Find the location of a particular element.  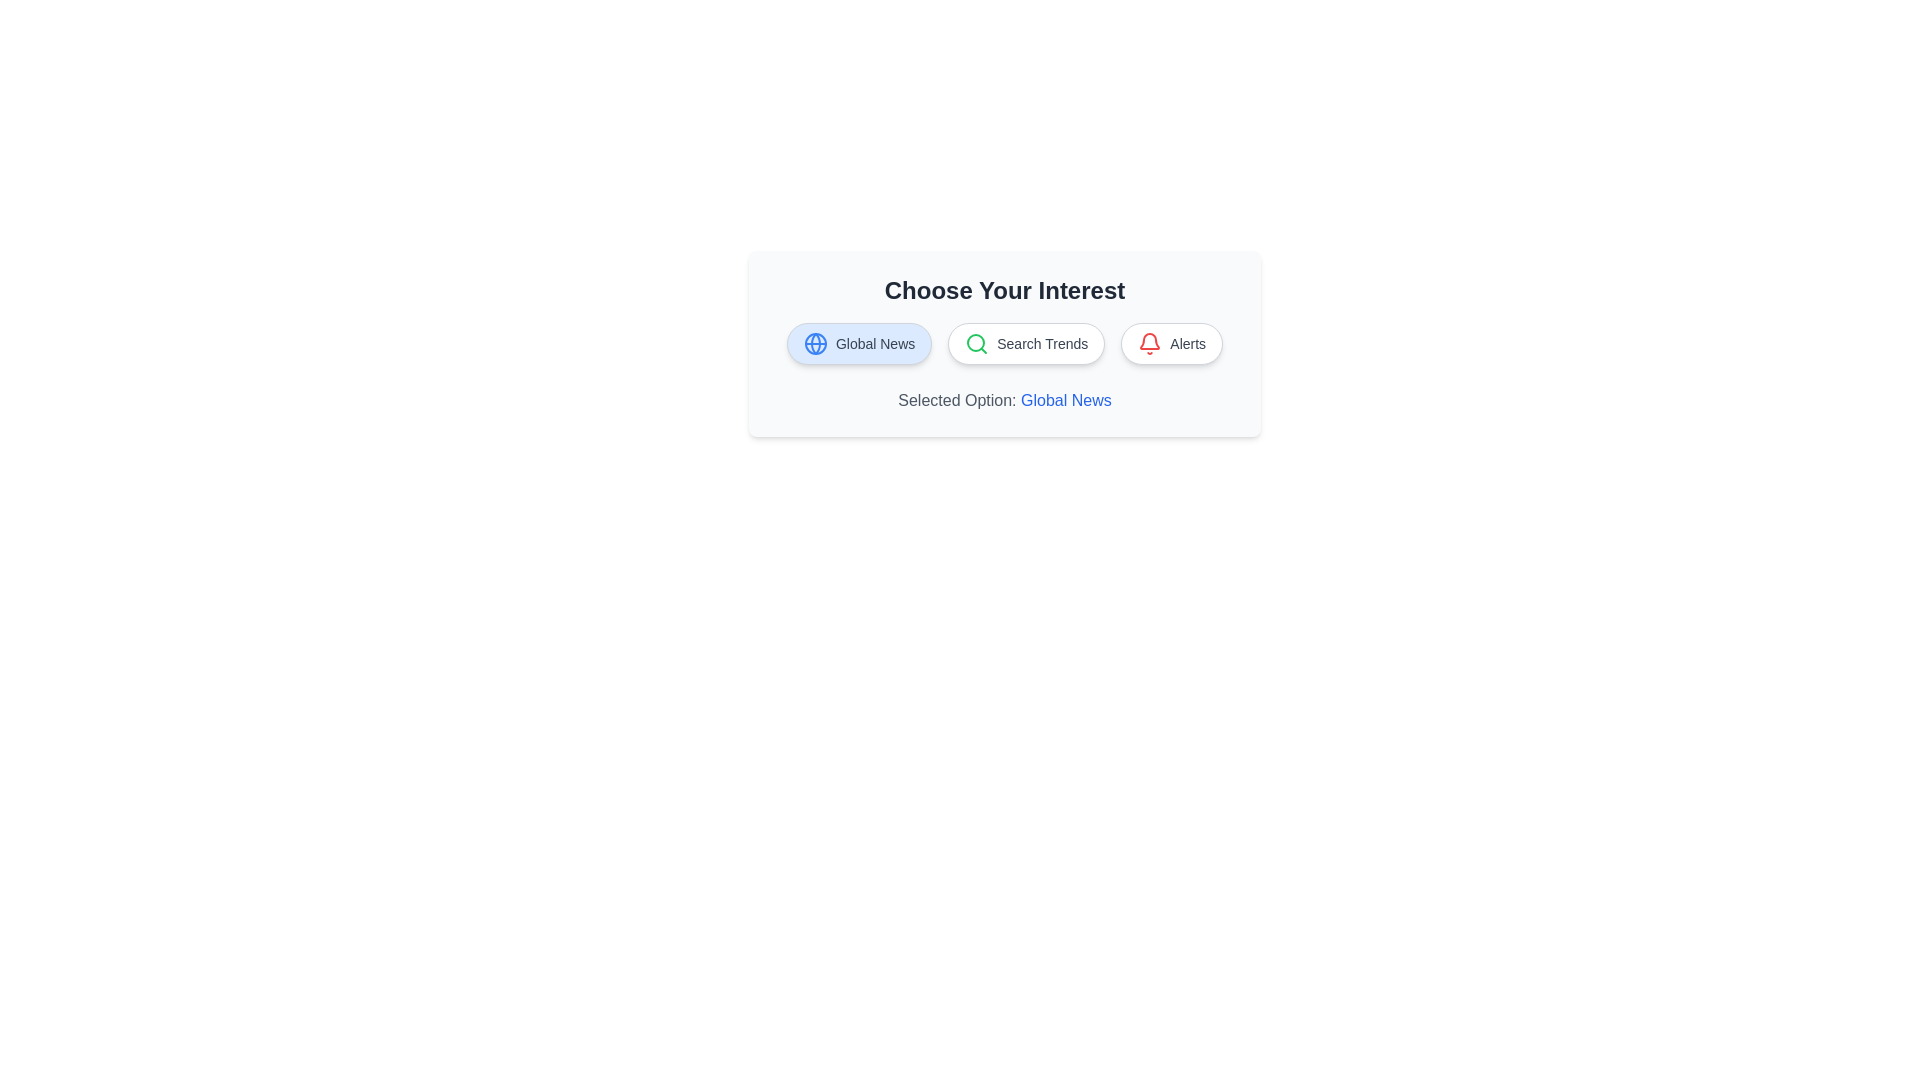

the chip labeled Global News to update the selected option is located at coordinates (859, 342).